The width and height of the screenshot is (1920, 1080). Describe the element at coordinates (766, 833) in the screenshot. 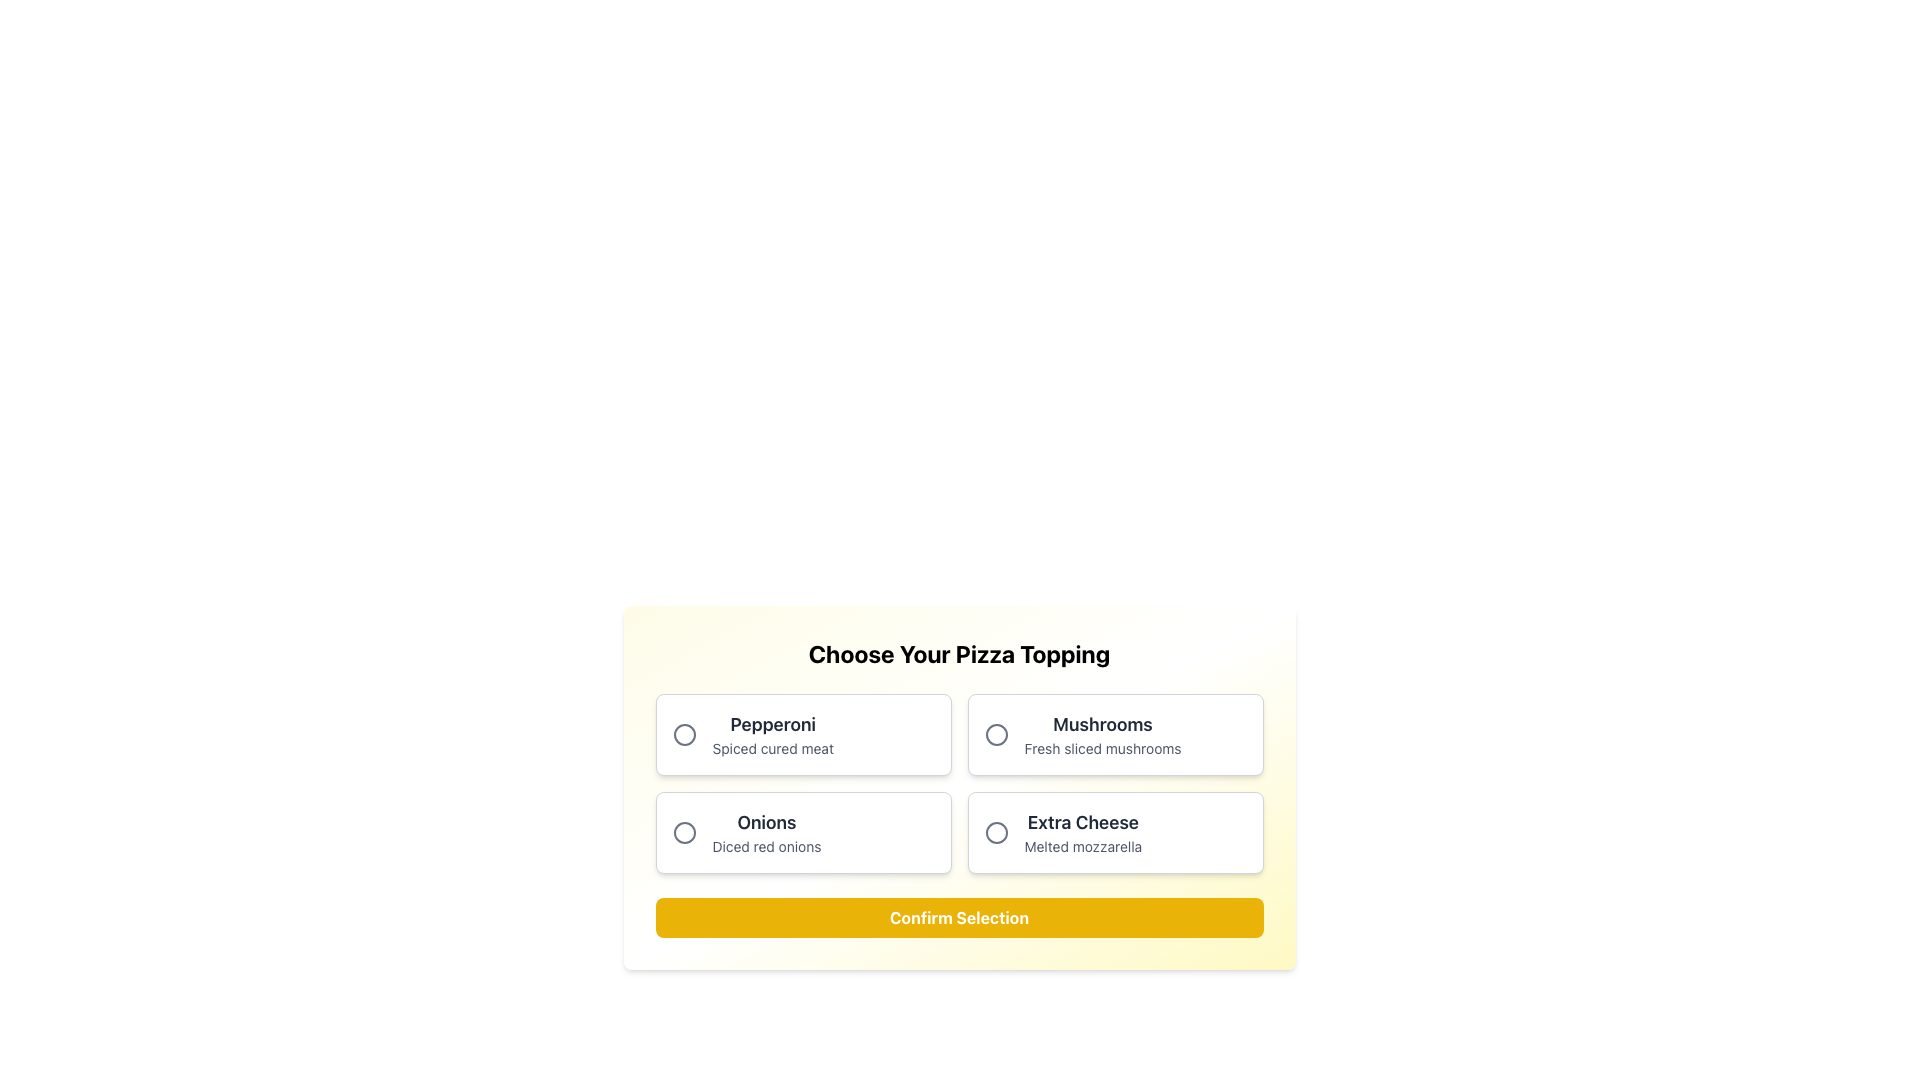

I see `description of the 'Onions' textual label, which contains the label in bold and a description in smaller text` at that location.